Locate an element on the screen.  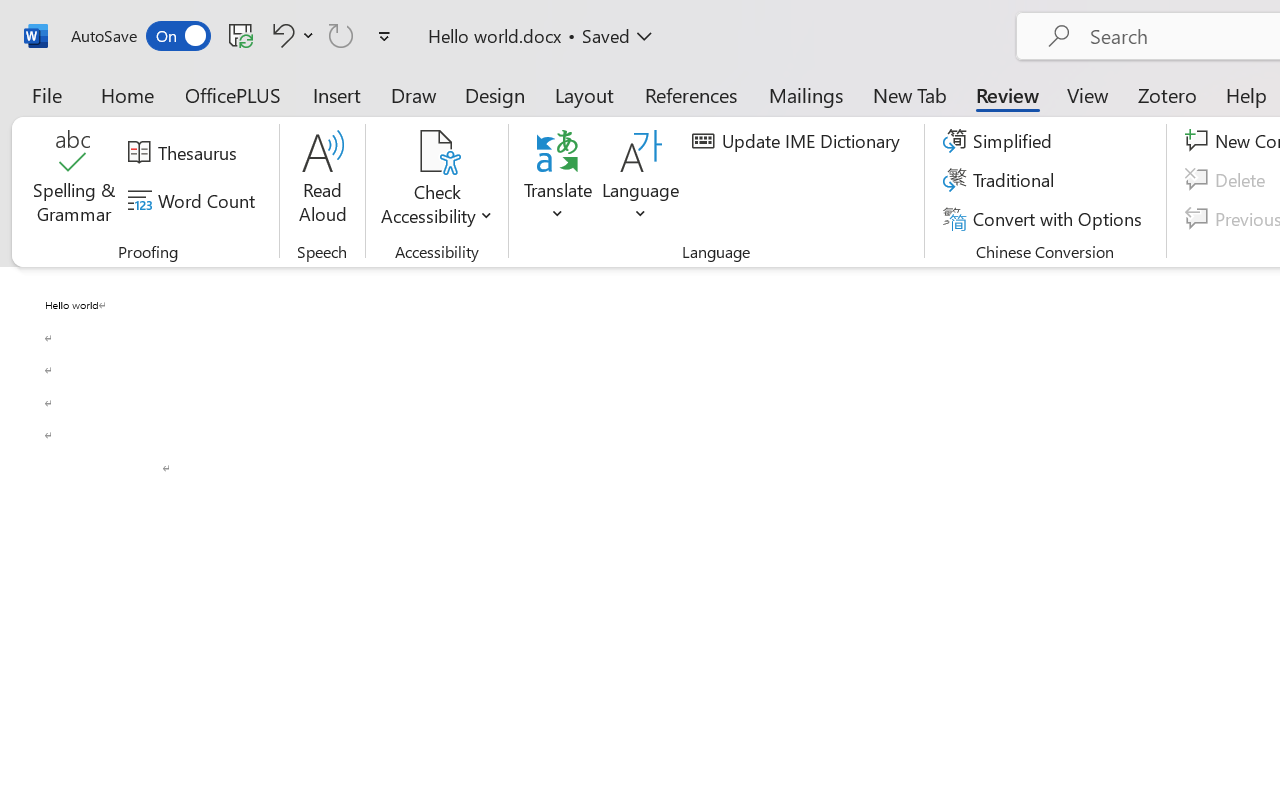
'Insert' is located at coordinates (337, 94).